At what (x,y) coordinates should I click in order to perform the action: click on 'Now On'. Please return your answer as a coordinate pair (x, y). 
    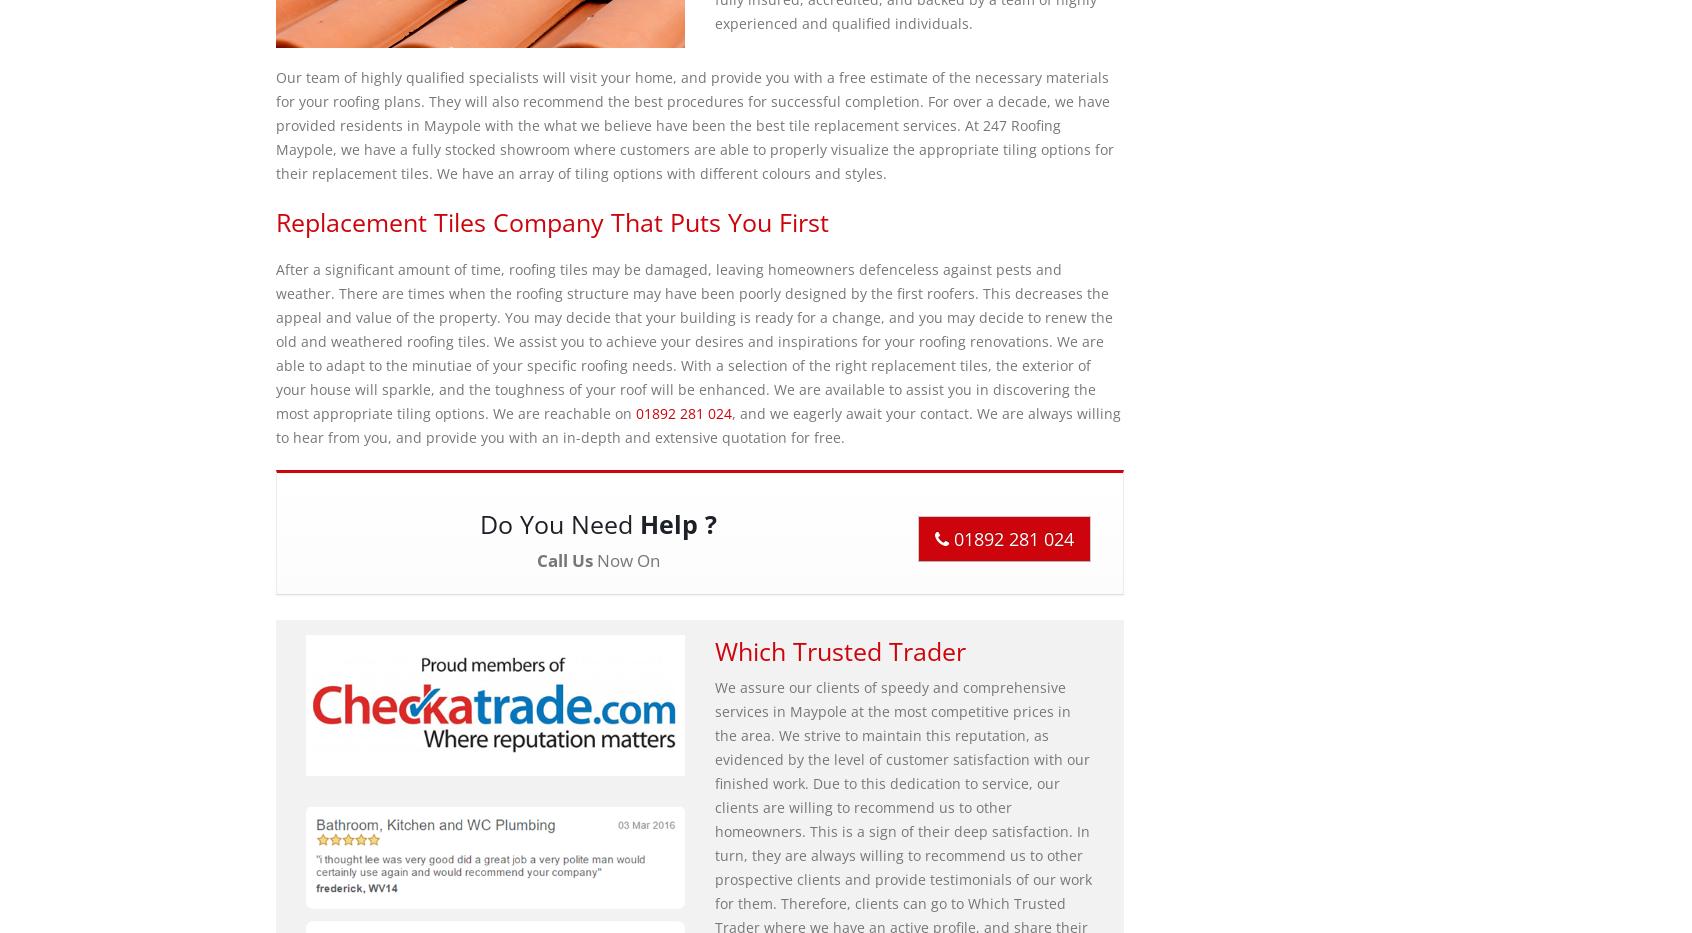
    Looking at the image, I should click on (624, 559).